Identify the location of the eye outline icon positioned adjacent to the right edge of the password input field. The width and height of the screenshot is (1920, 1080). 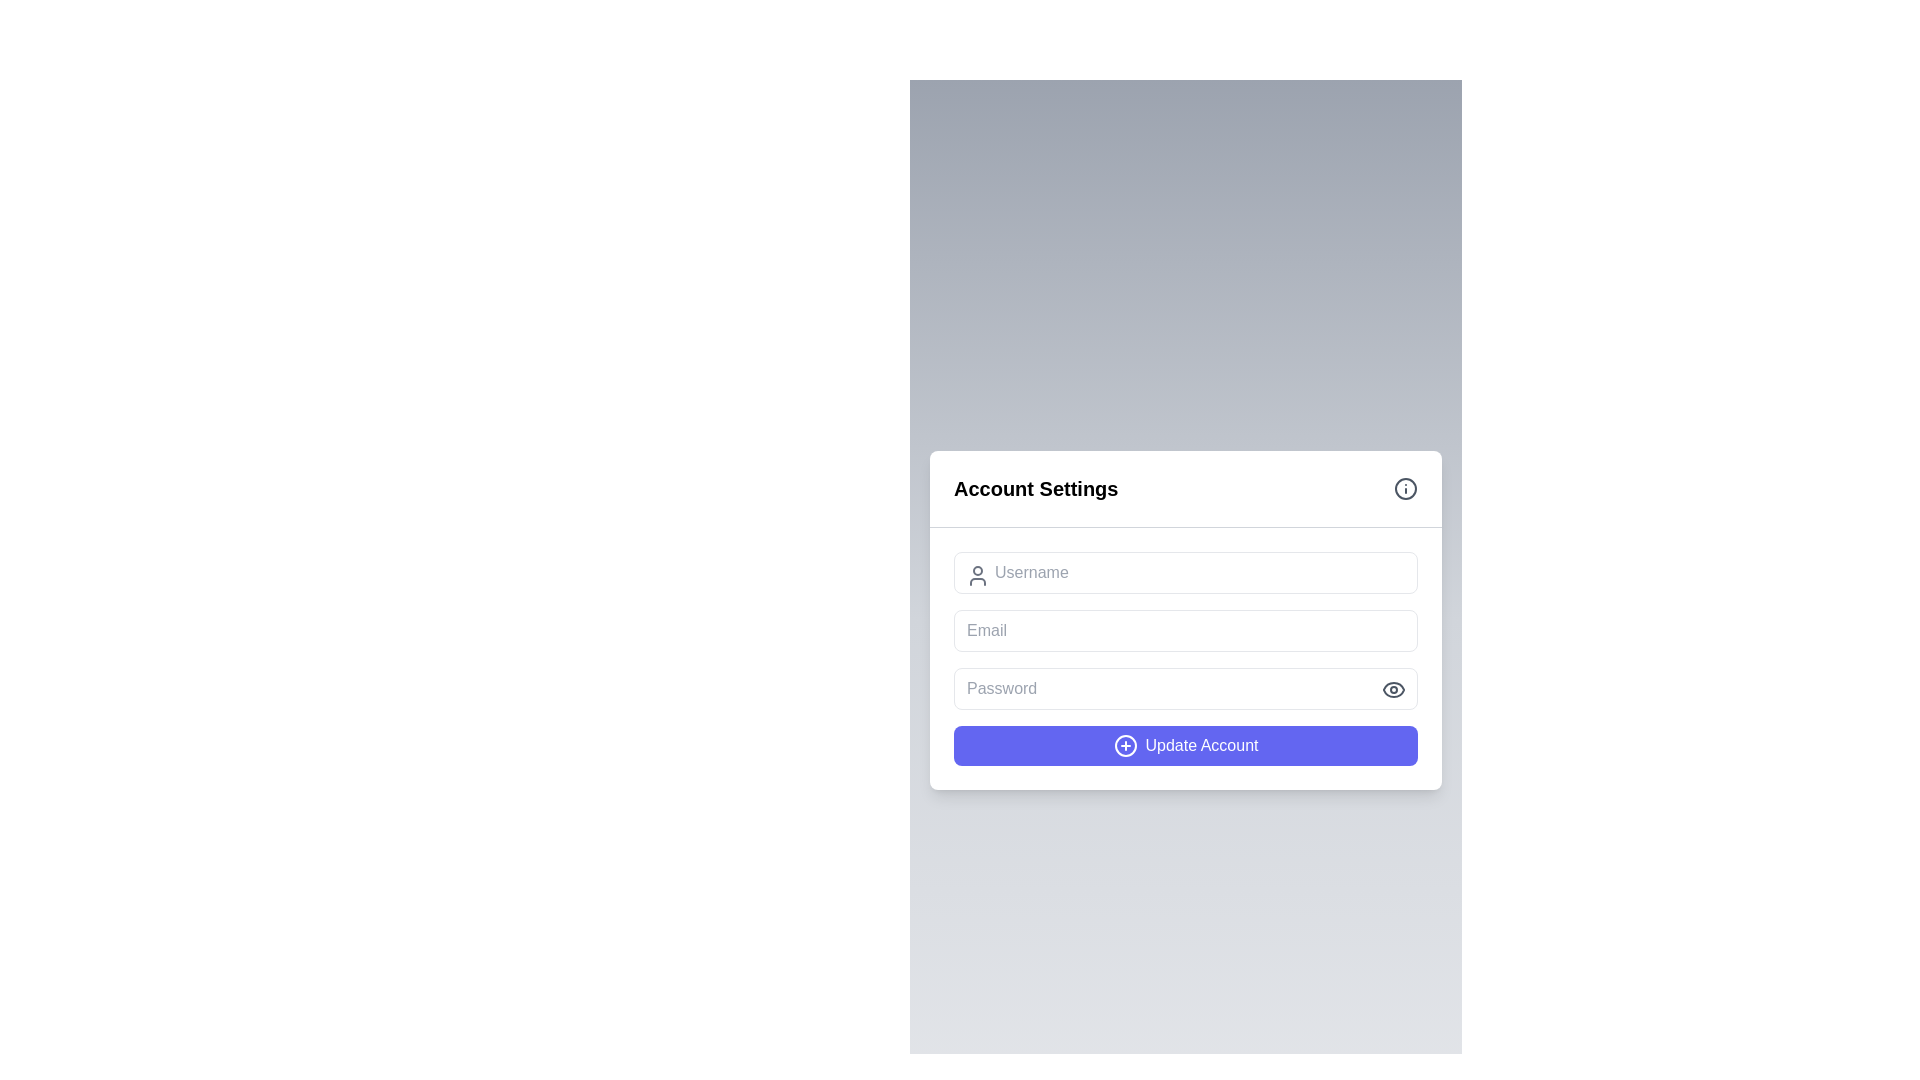
(1392, 688).